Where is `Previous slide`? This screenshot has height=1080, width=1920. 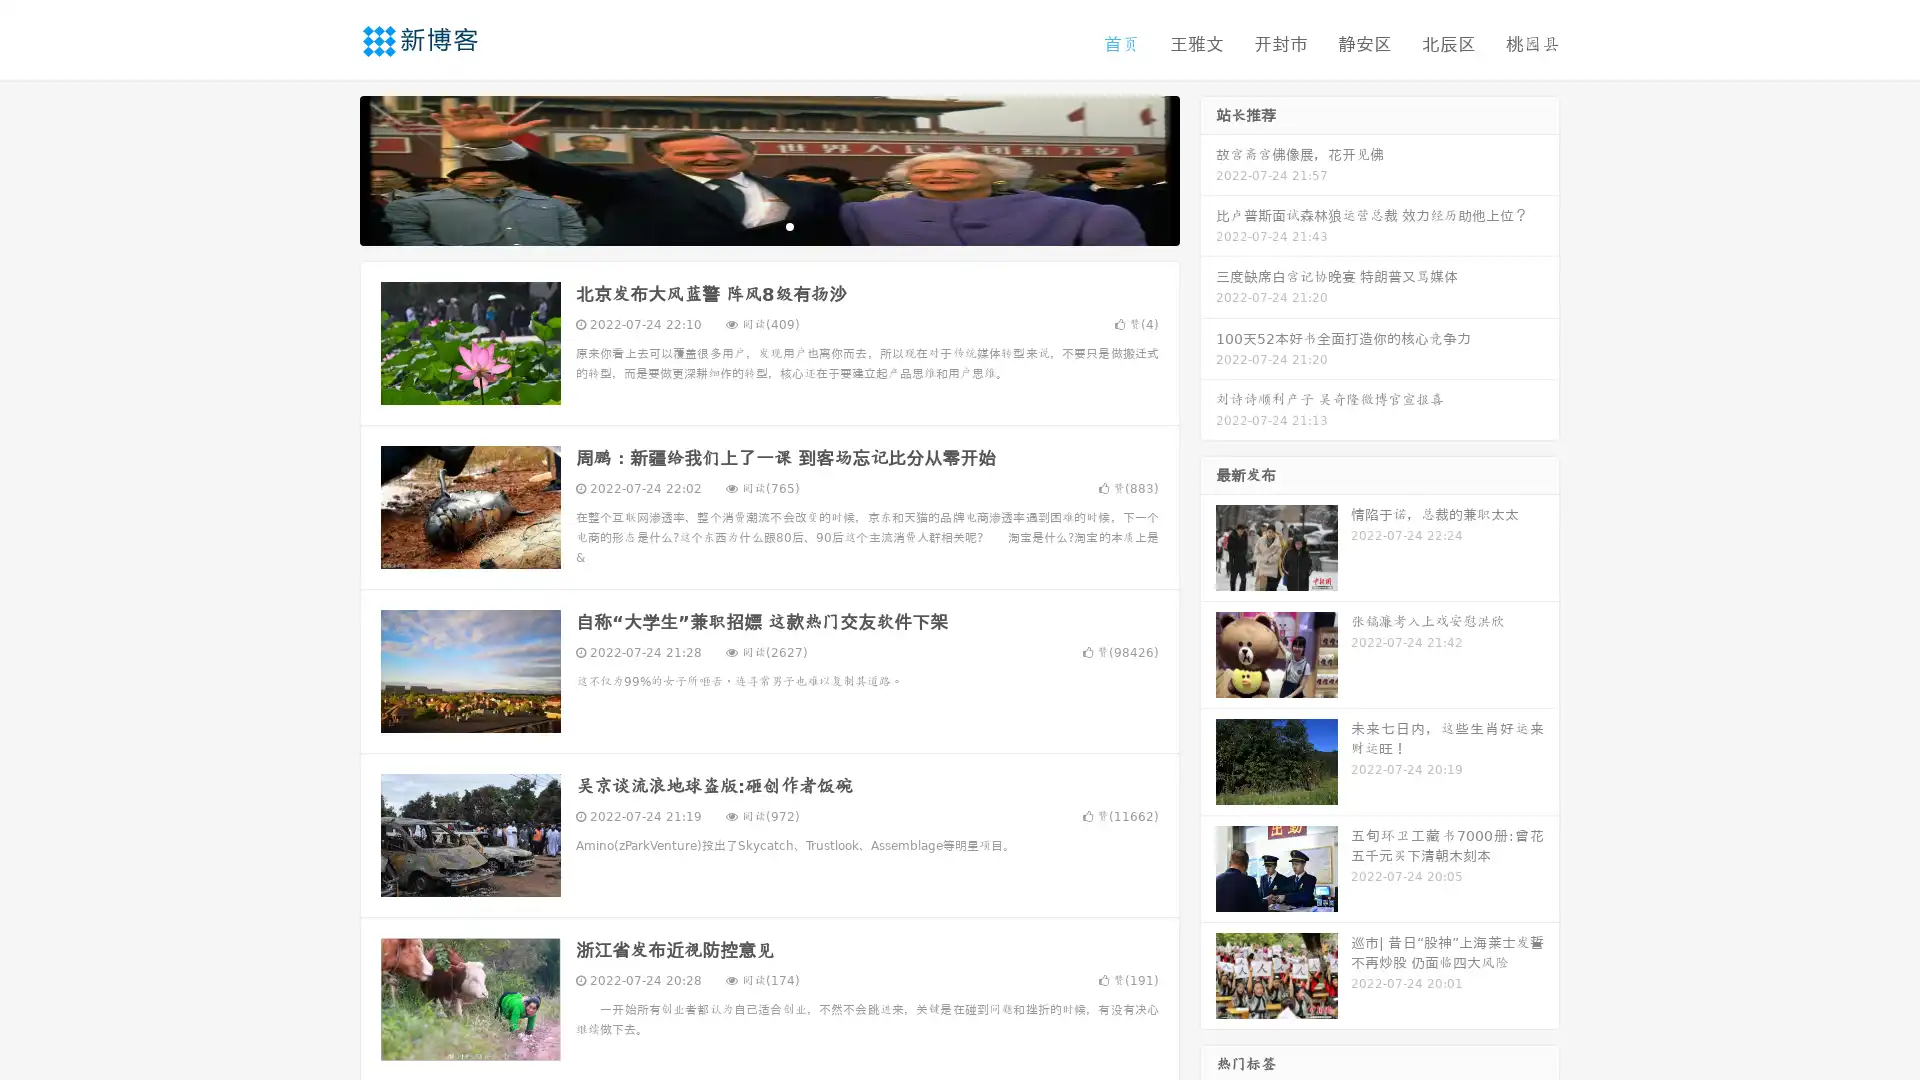 Previous slide is located at coordinates (330, 168).